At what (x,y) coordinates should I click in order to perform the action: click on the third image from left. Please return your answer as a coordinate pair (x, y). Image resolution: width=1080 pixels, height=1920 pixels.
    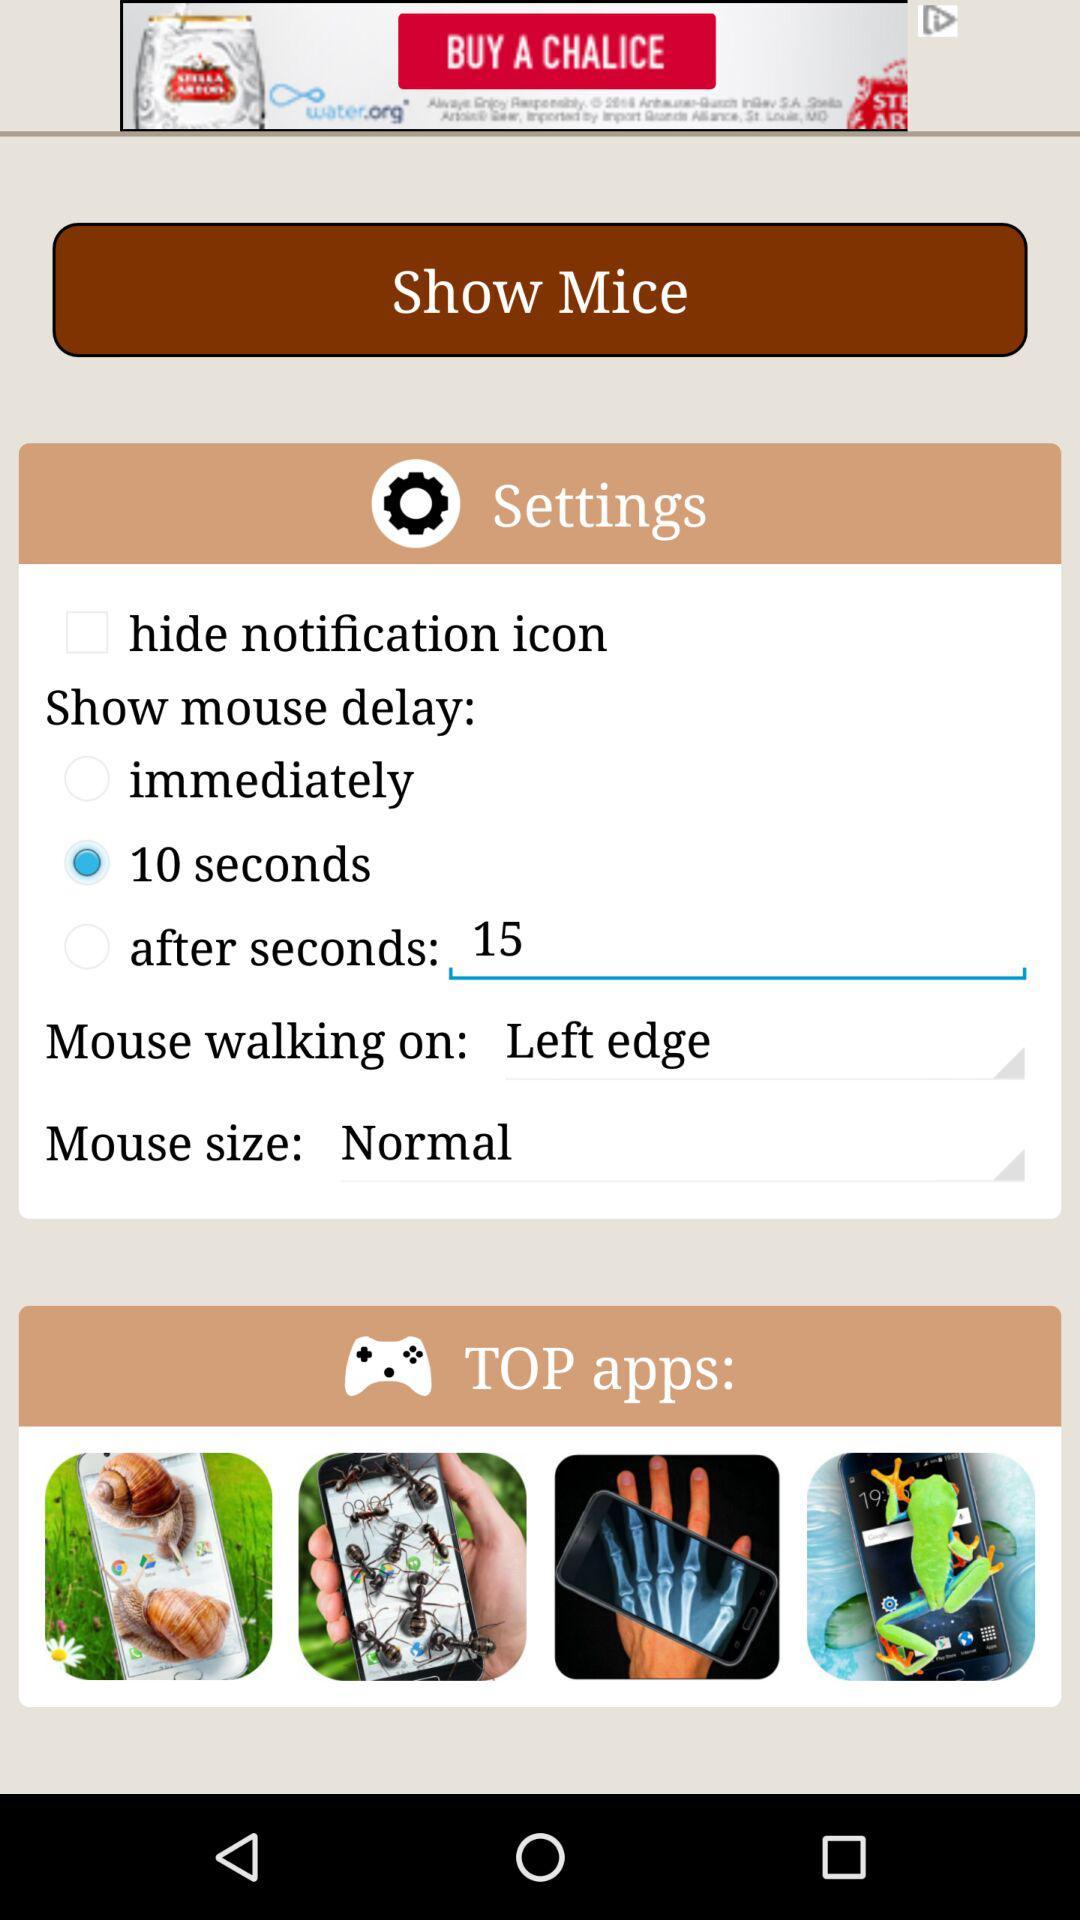
    Looking at the image, I should click on (667, 1565).